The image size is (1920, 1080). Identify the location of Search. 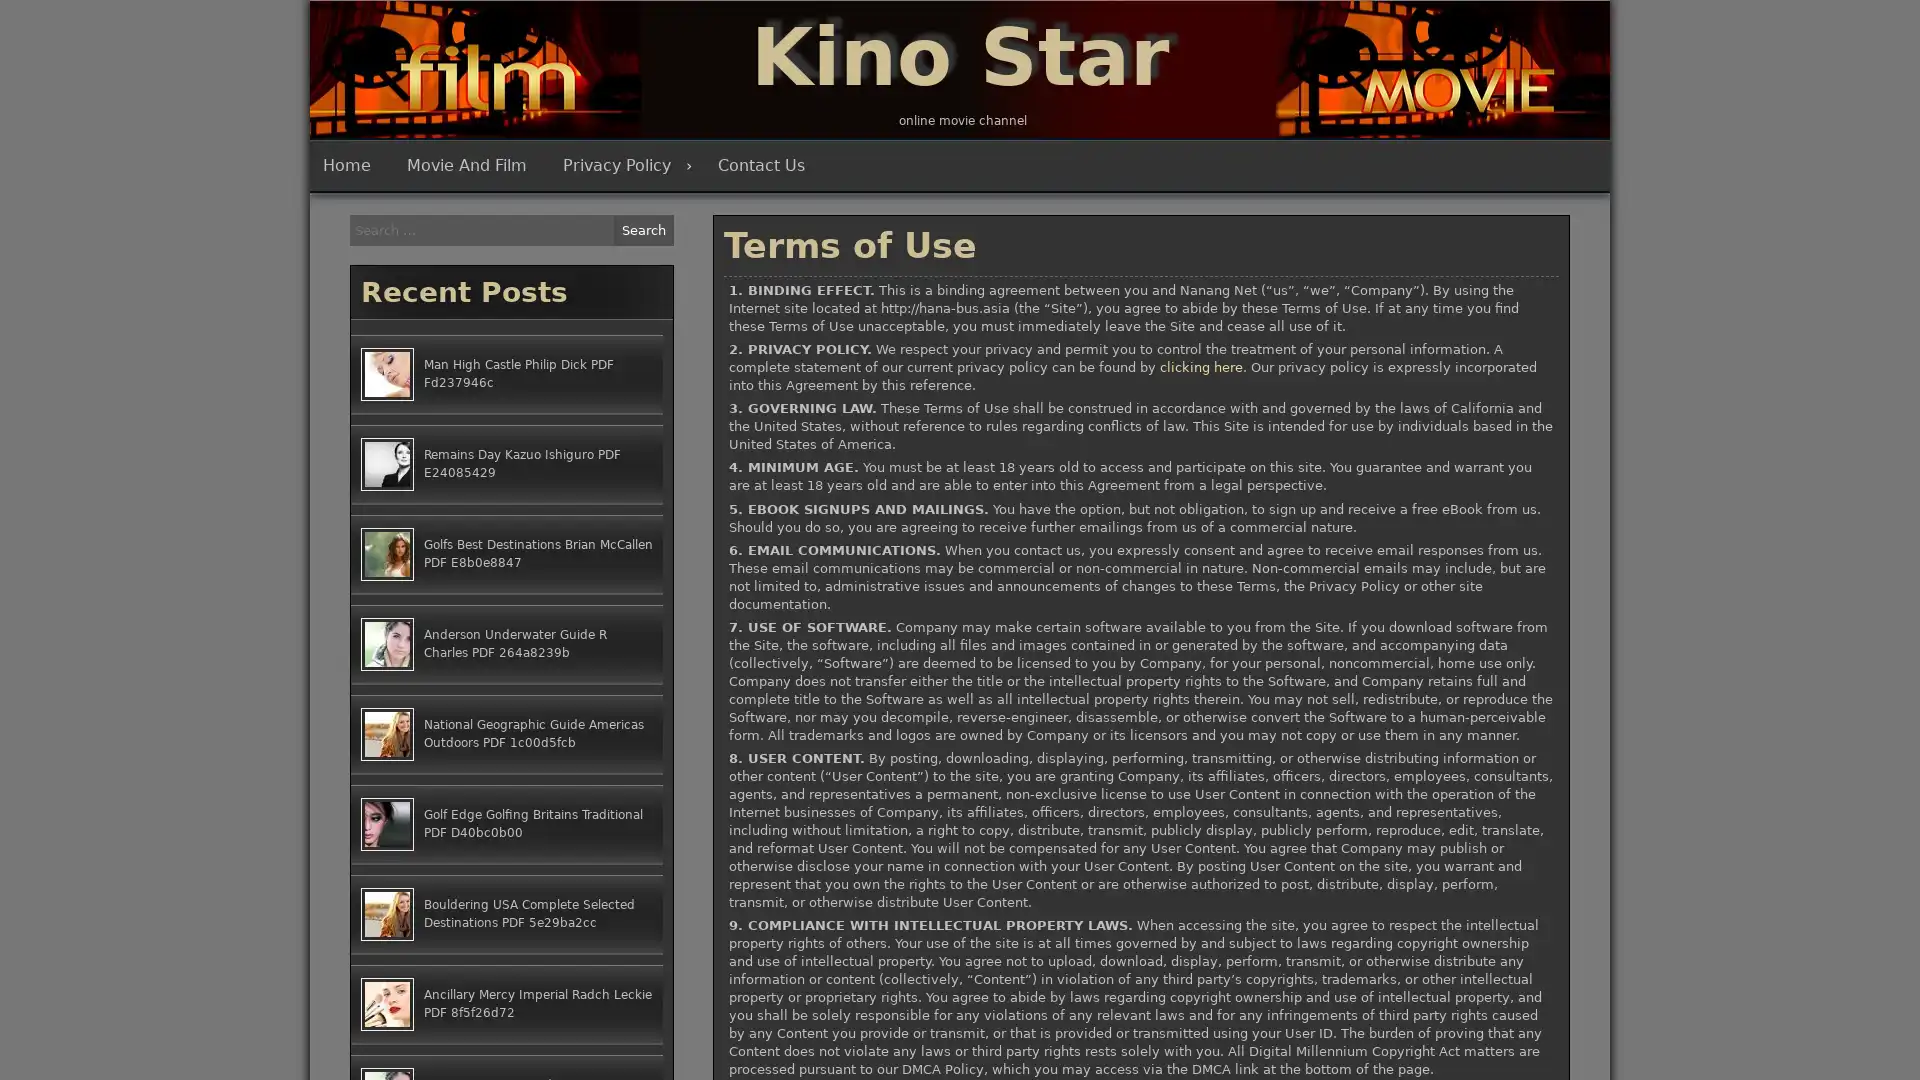
(643, 229).